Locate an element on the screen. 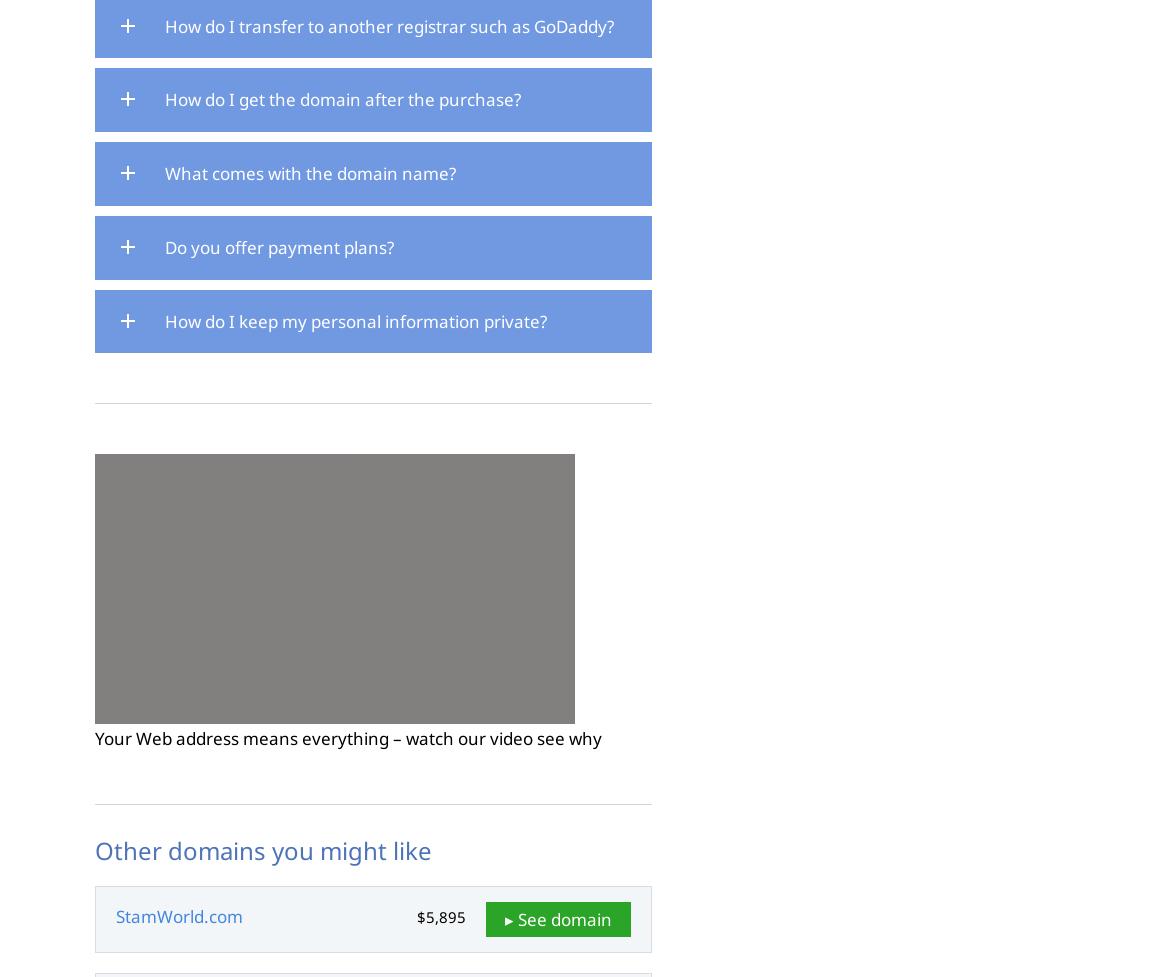 The image size is (1150, 977). 'How do I get the domain after the purchase?' is located at coordinates (343, 99).